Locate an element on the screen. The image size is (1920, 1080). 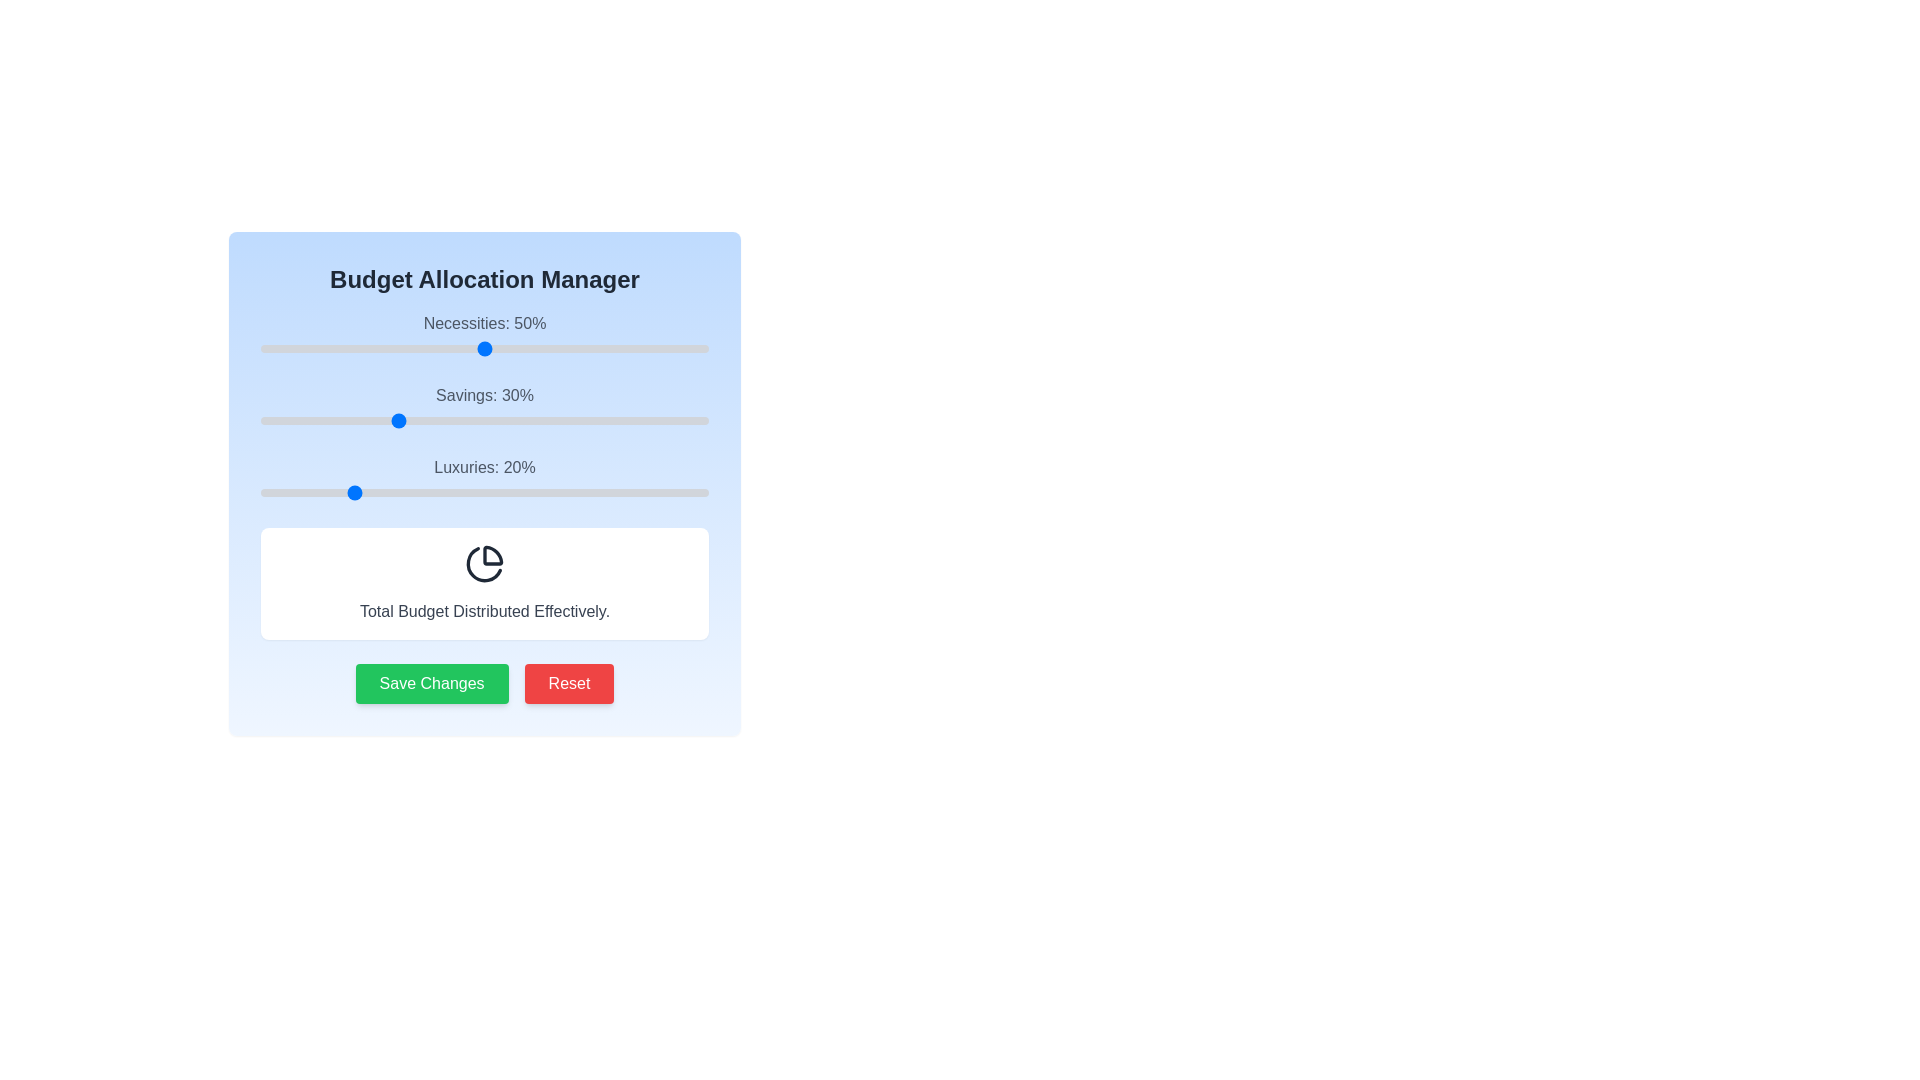
the circular blue indicator of the 'Savings: 30%' range slider is located at coordinates (484, 407).